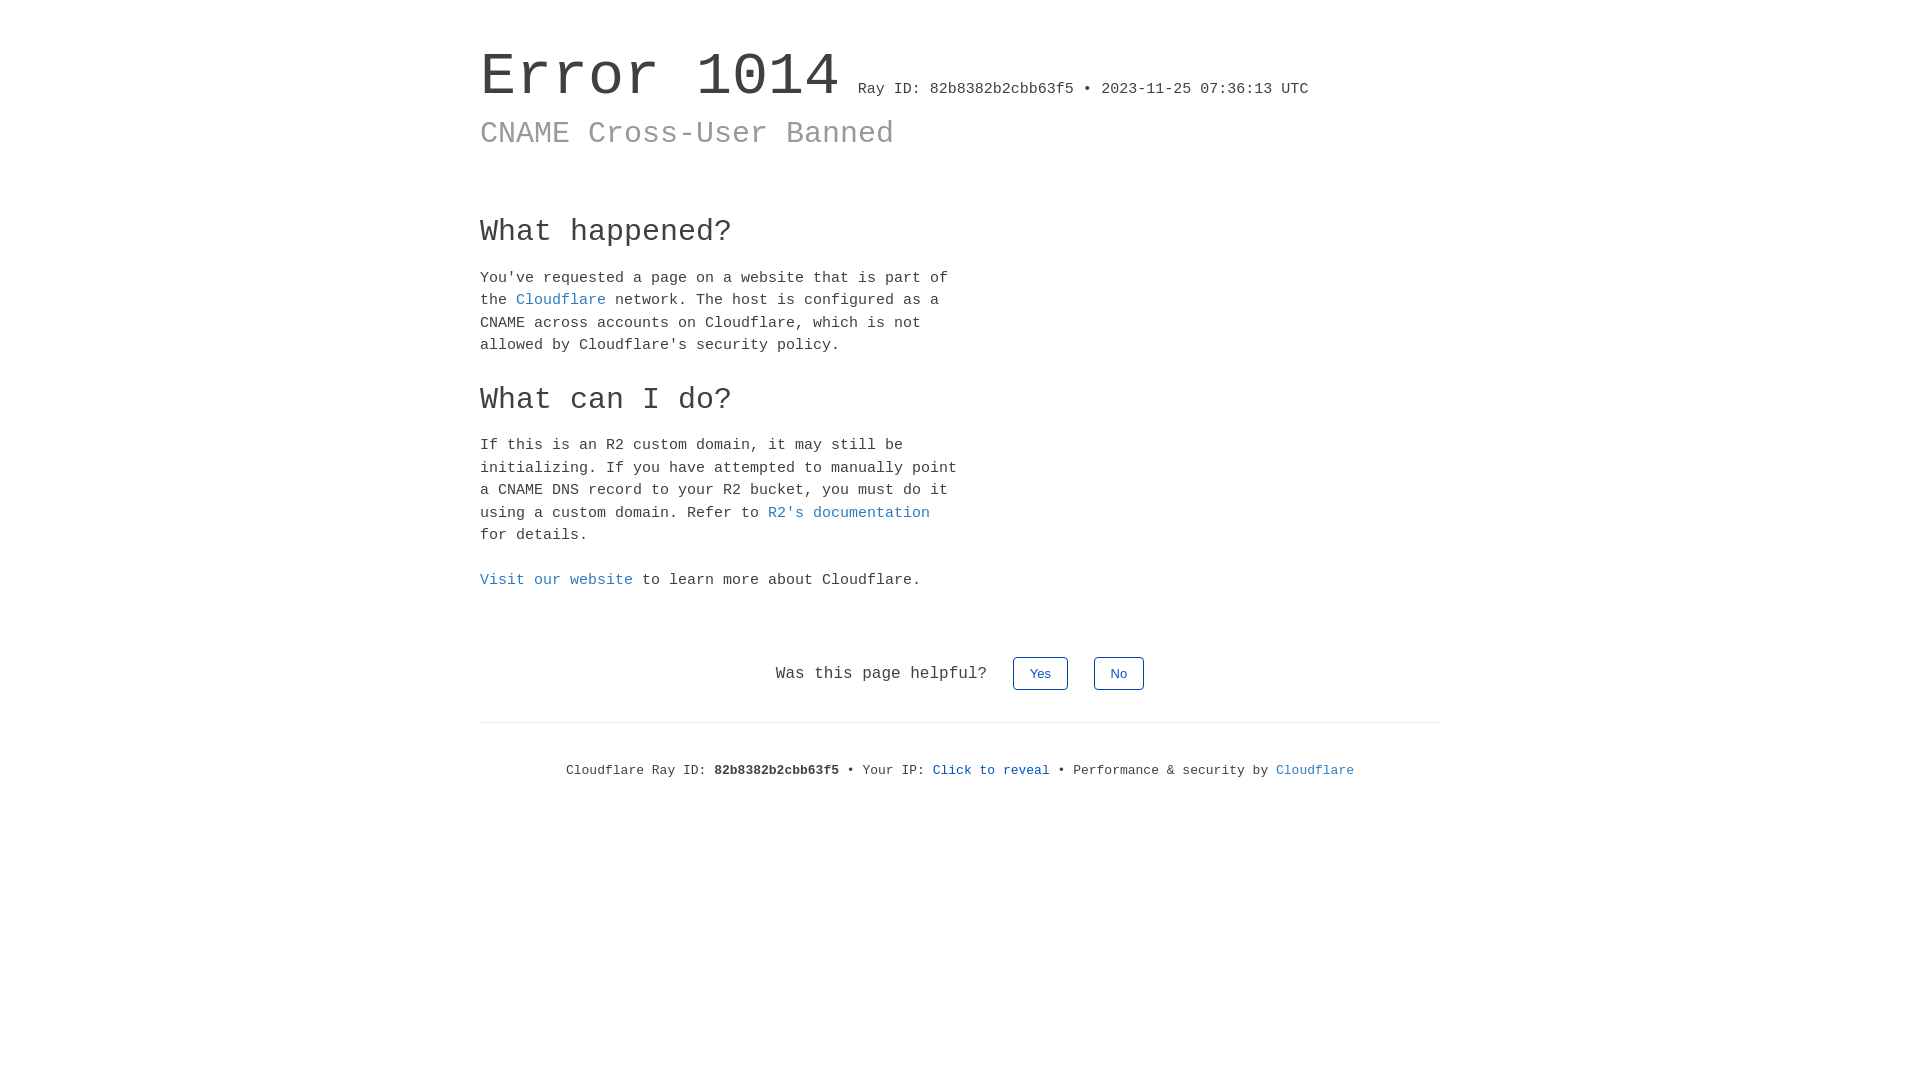  I want to click on 'R2's documentation', so click(767, 511).